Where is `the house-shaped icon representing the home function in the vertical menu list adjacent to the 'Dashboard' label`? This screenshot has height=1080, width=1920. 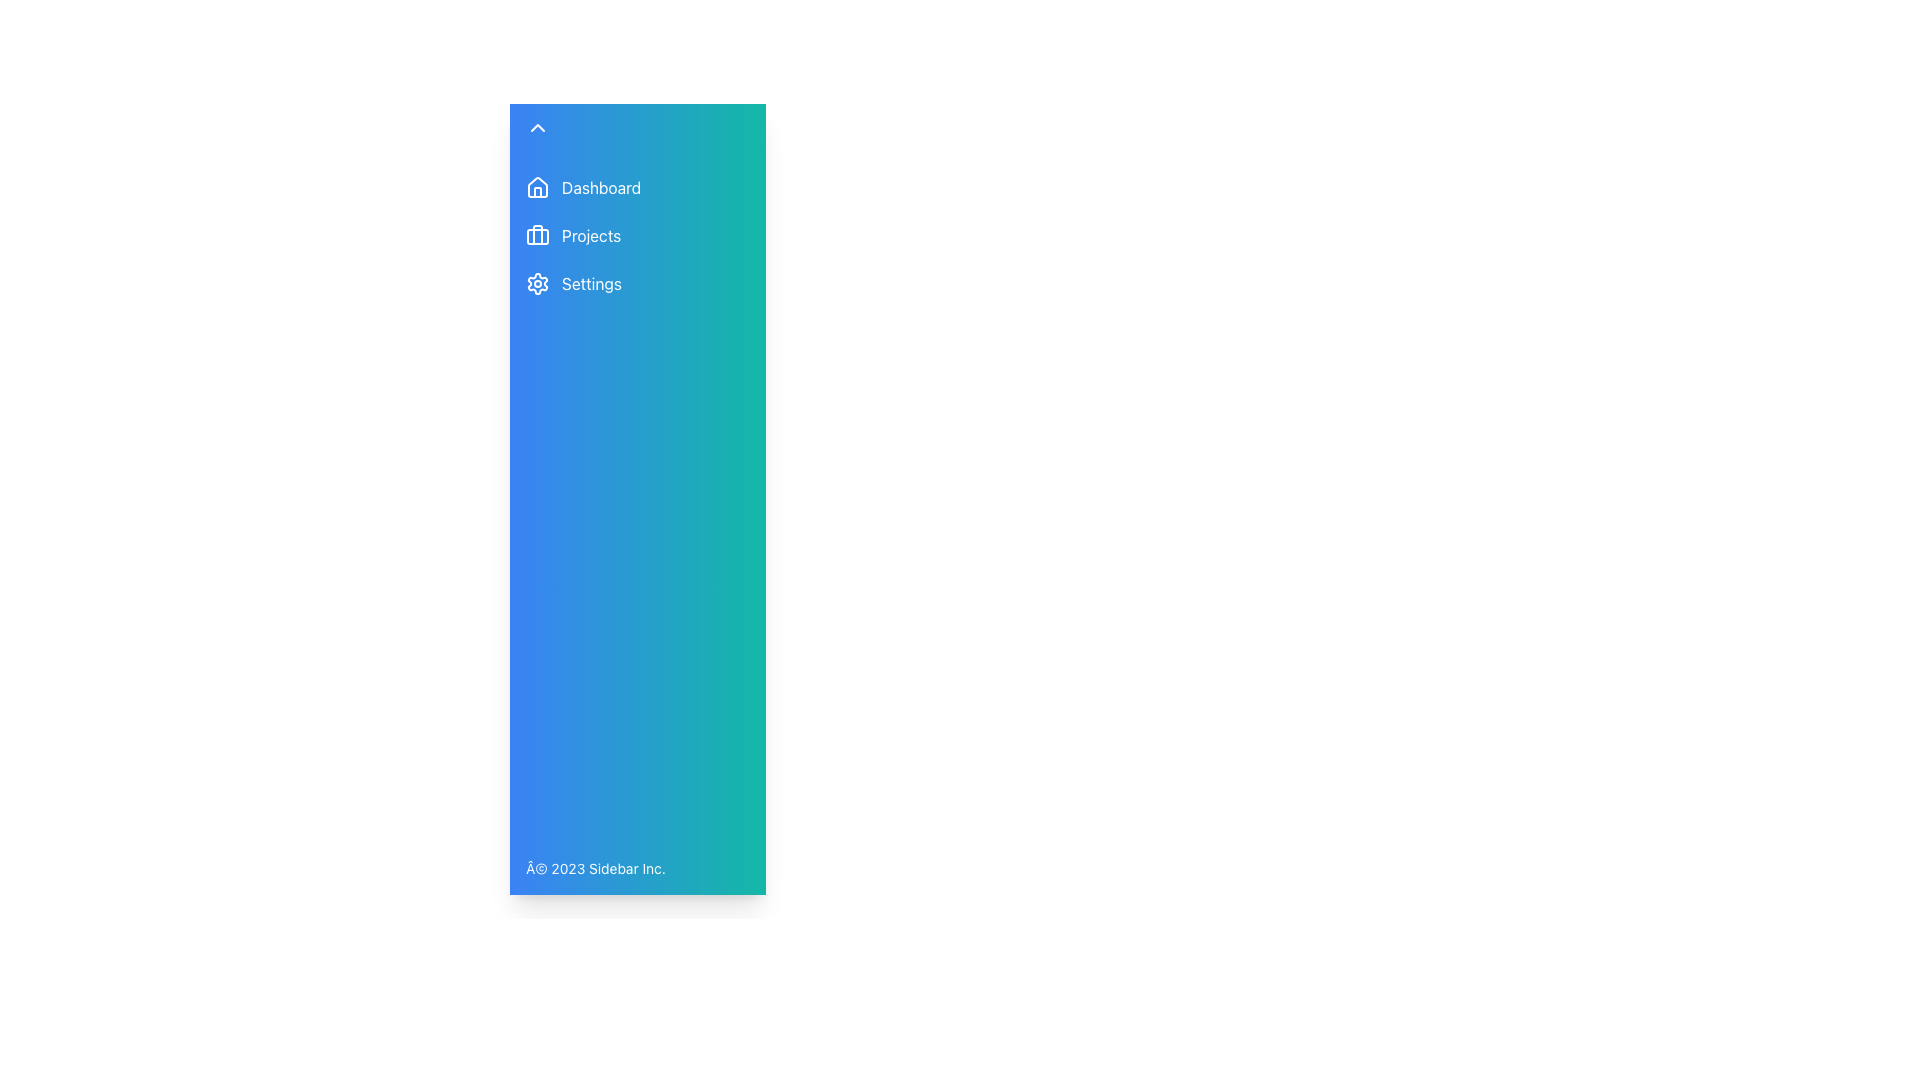 the house-shaped icon representing the home function in the vertical menu list adjacent to the 'Dashboard' label is located at coordinates (537, 186).